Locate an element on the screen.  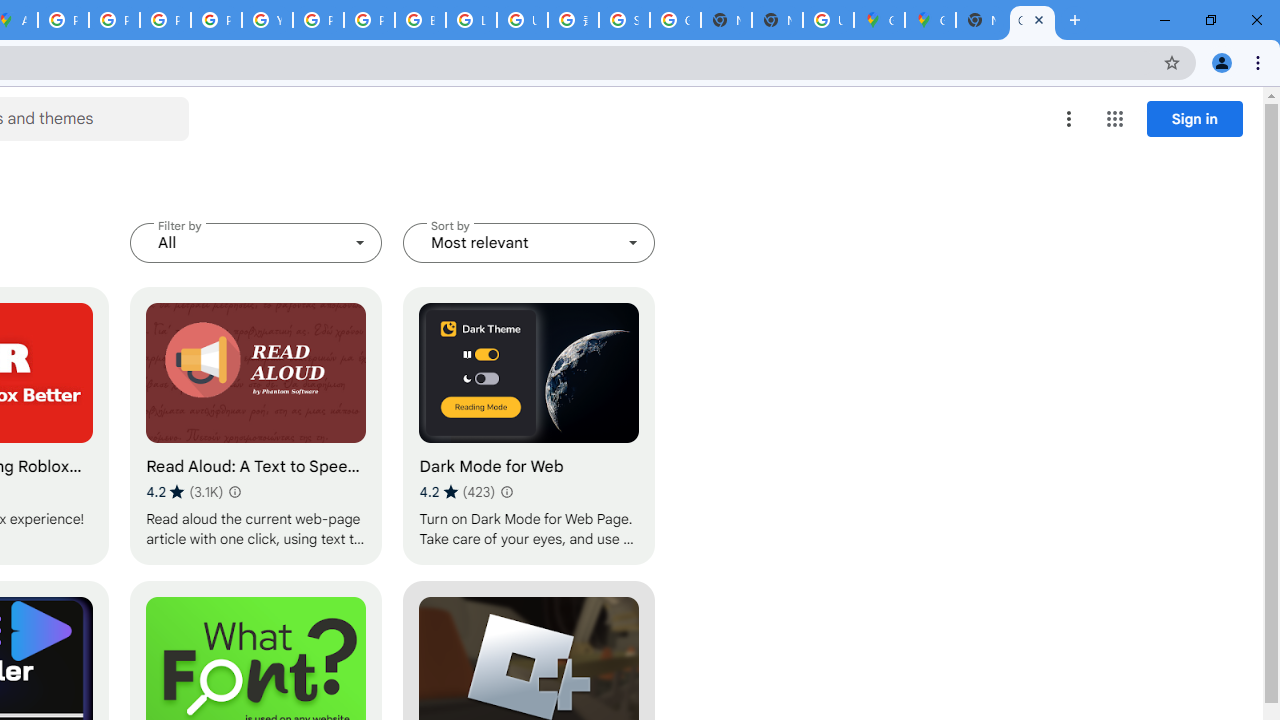
'Privacy Help Center - Policies Help' is located at coordinates (165, 20).